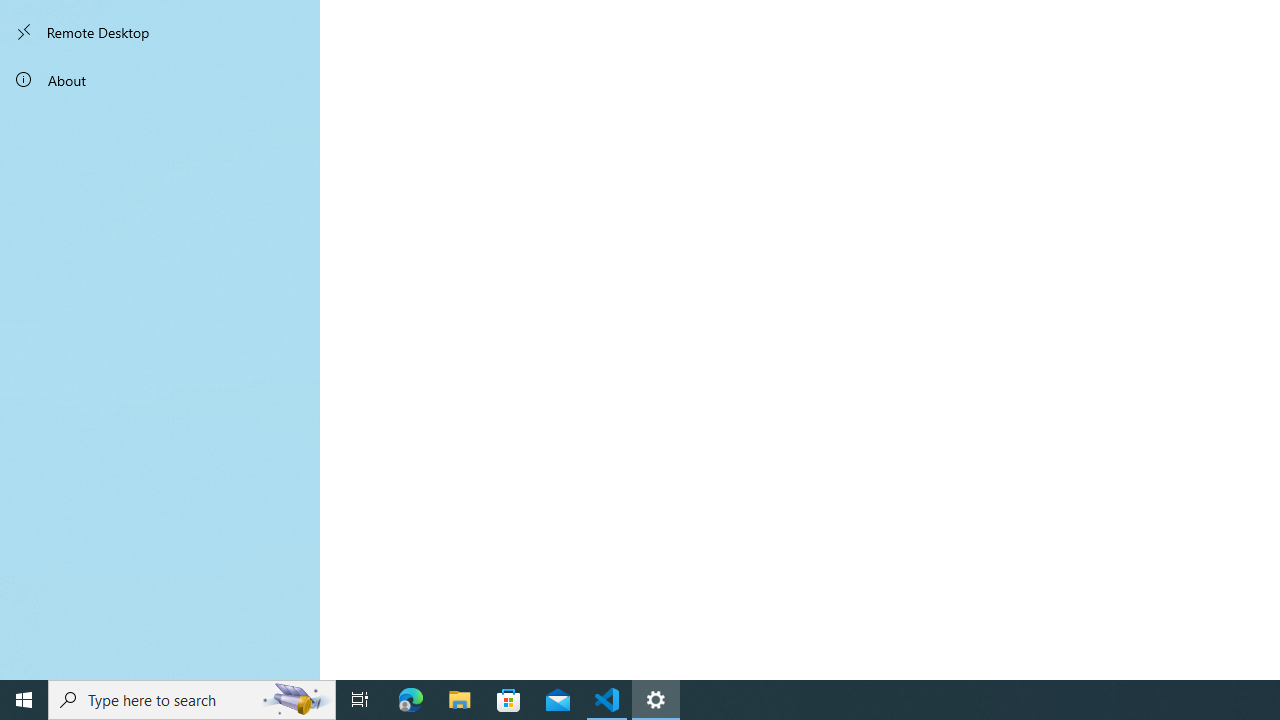 This screenshot has height=720, width=1280. What do you see at coordinates (656, 698) in the screenshot?
I see `'Settings - 1 running window'` at bounding box center [656, 698].